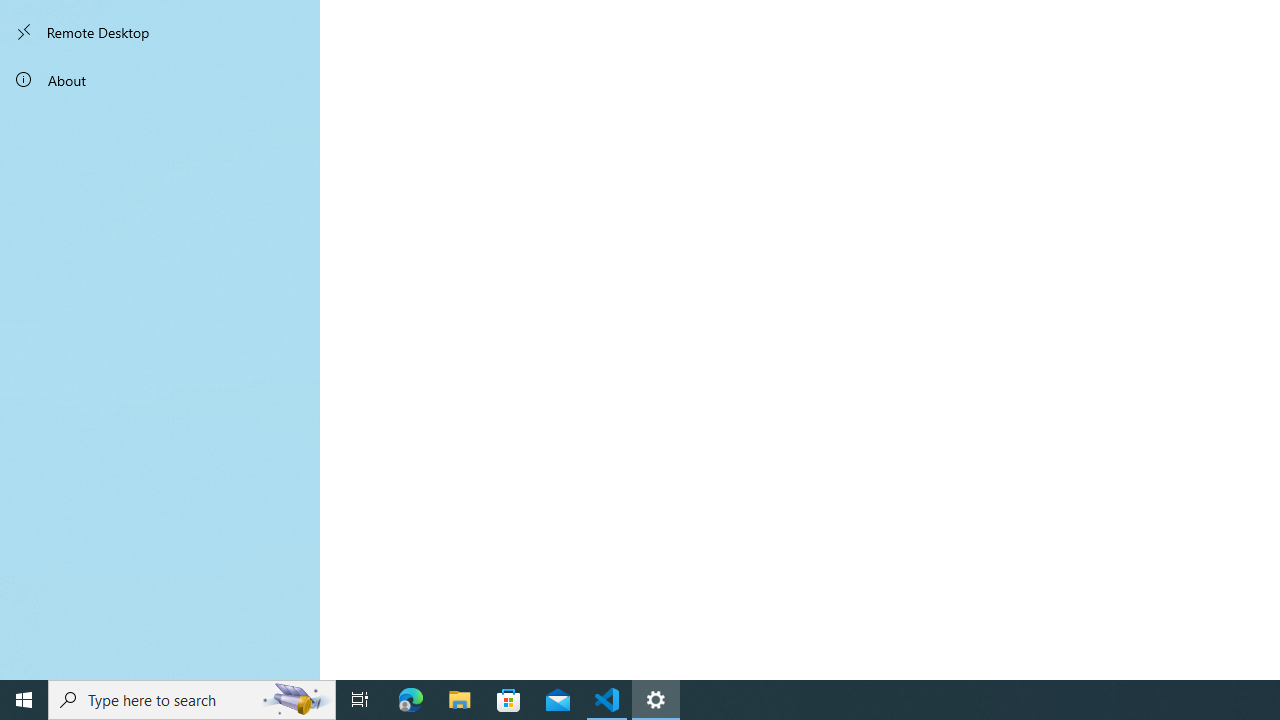 This screenshot has height=720, width=1280. What do you see at coordinates (656, 698) in the screenshot?
I see `'Settings - 1 running window'` at bounding box center [656, 698].